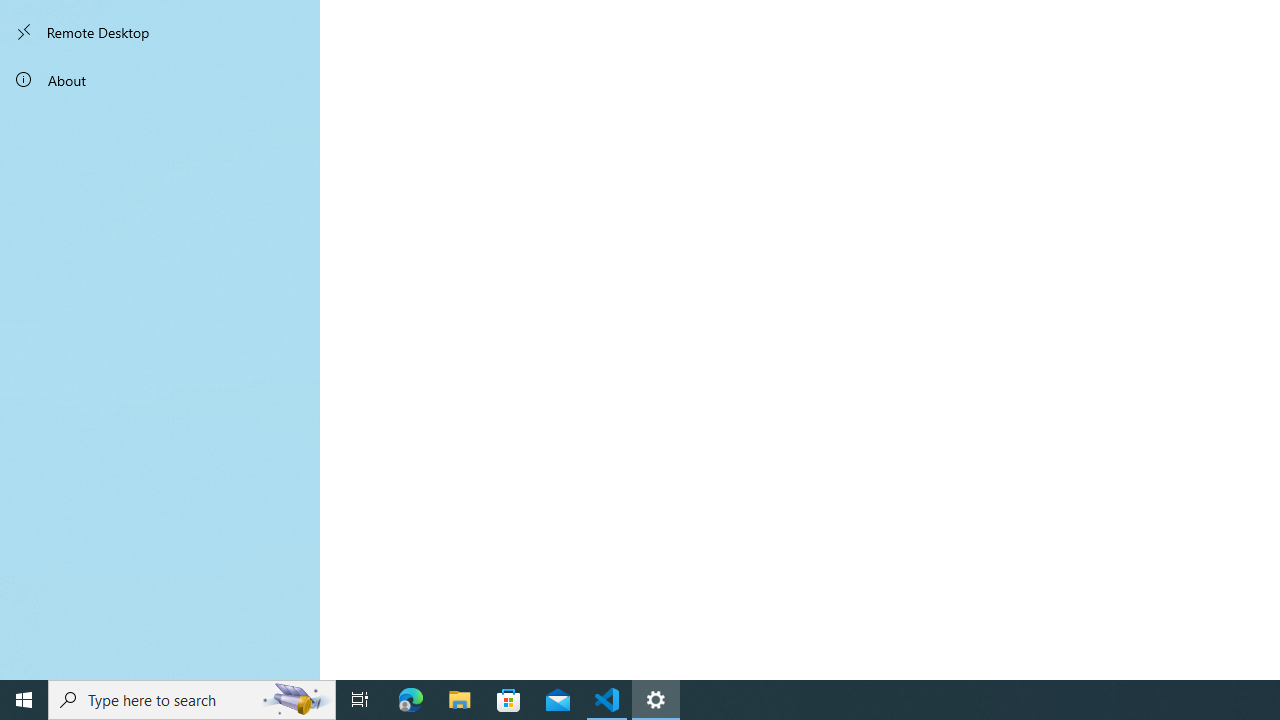 This screenshot has height=720, width=1280. What do you see at coordinates (656, 698) in the screenshot?
I see `'Settings - 1 running window'` at bounding box center [656, 698].